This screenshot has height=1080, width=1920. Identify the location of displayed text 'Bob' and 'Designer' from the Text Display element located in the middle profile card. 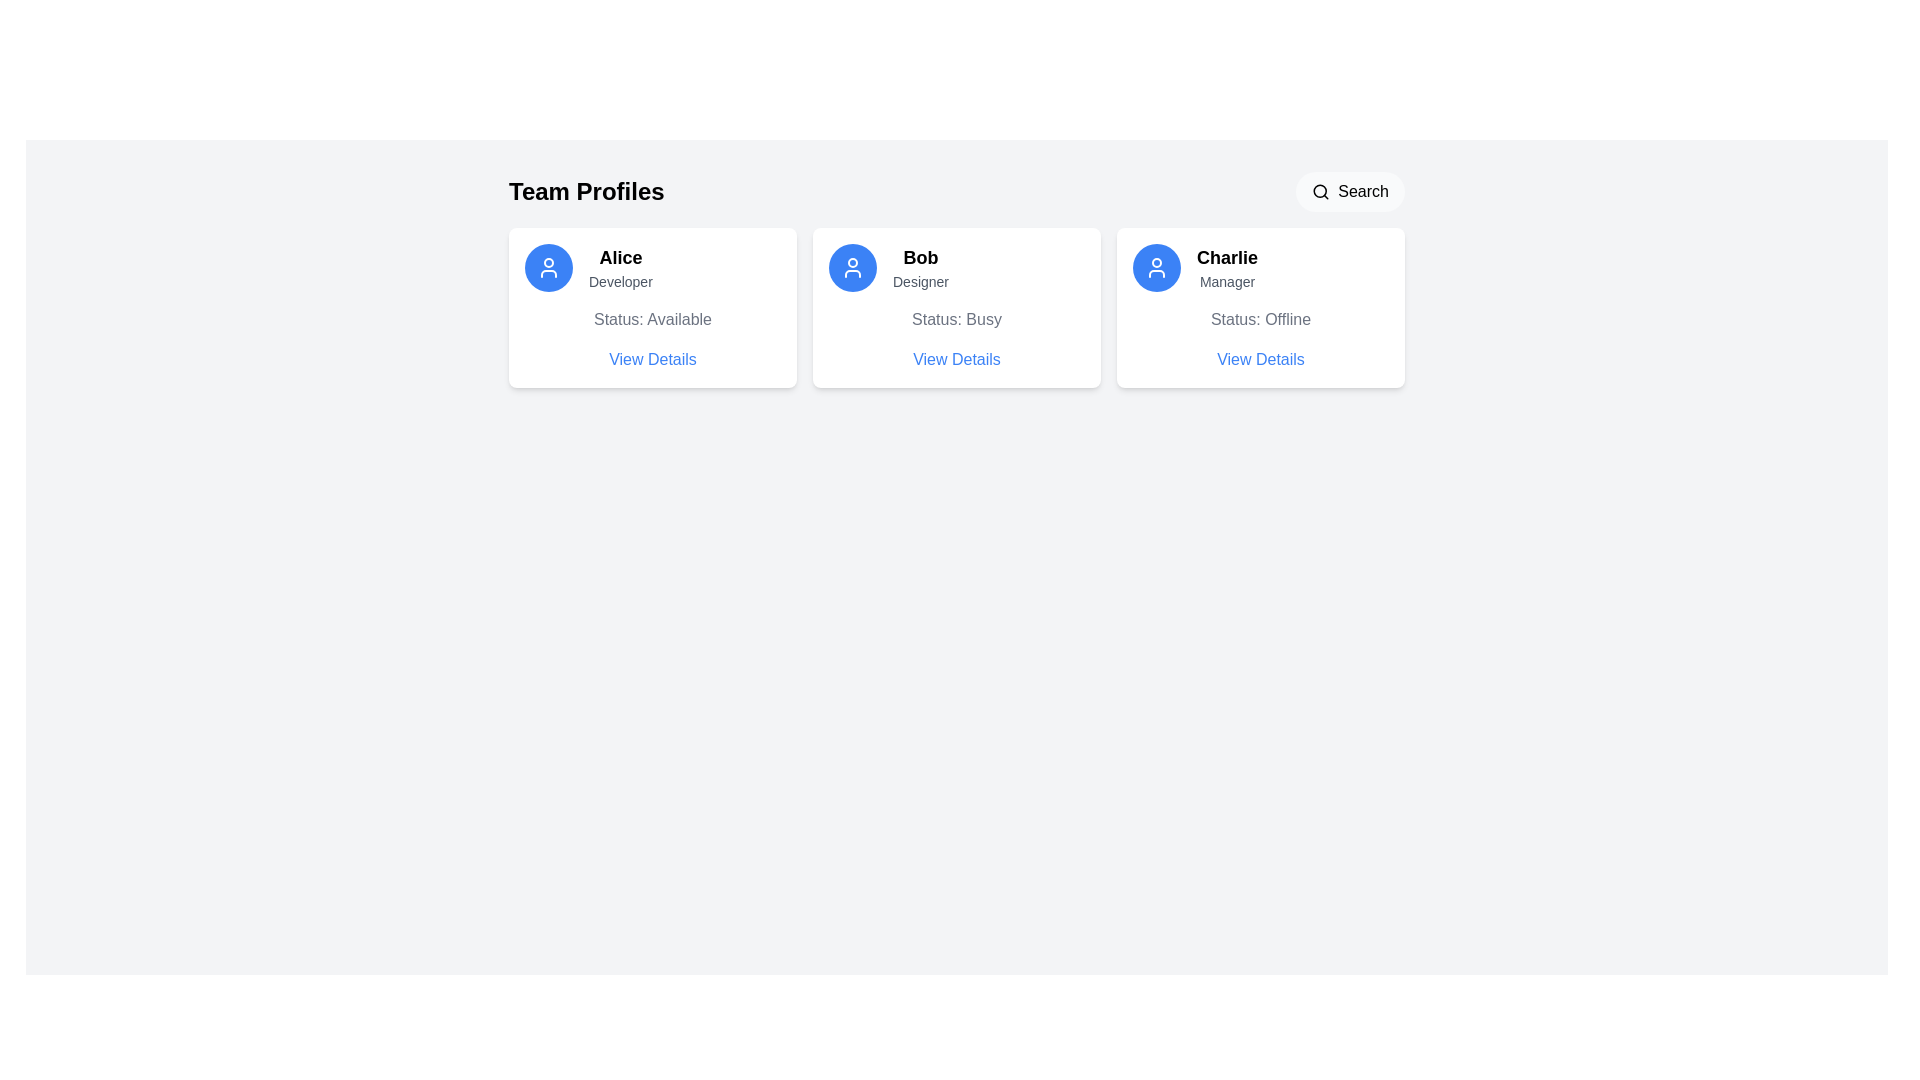
(920, 266).